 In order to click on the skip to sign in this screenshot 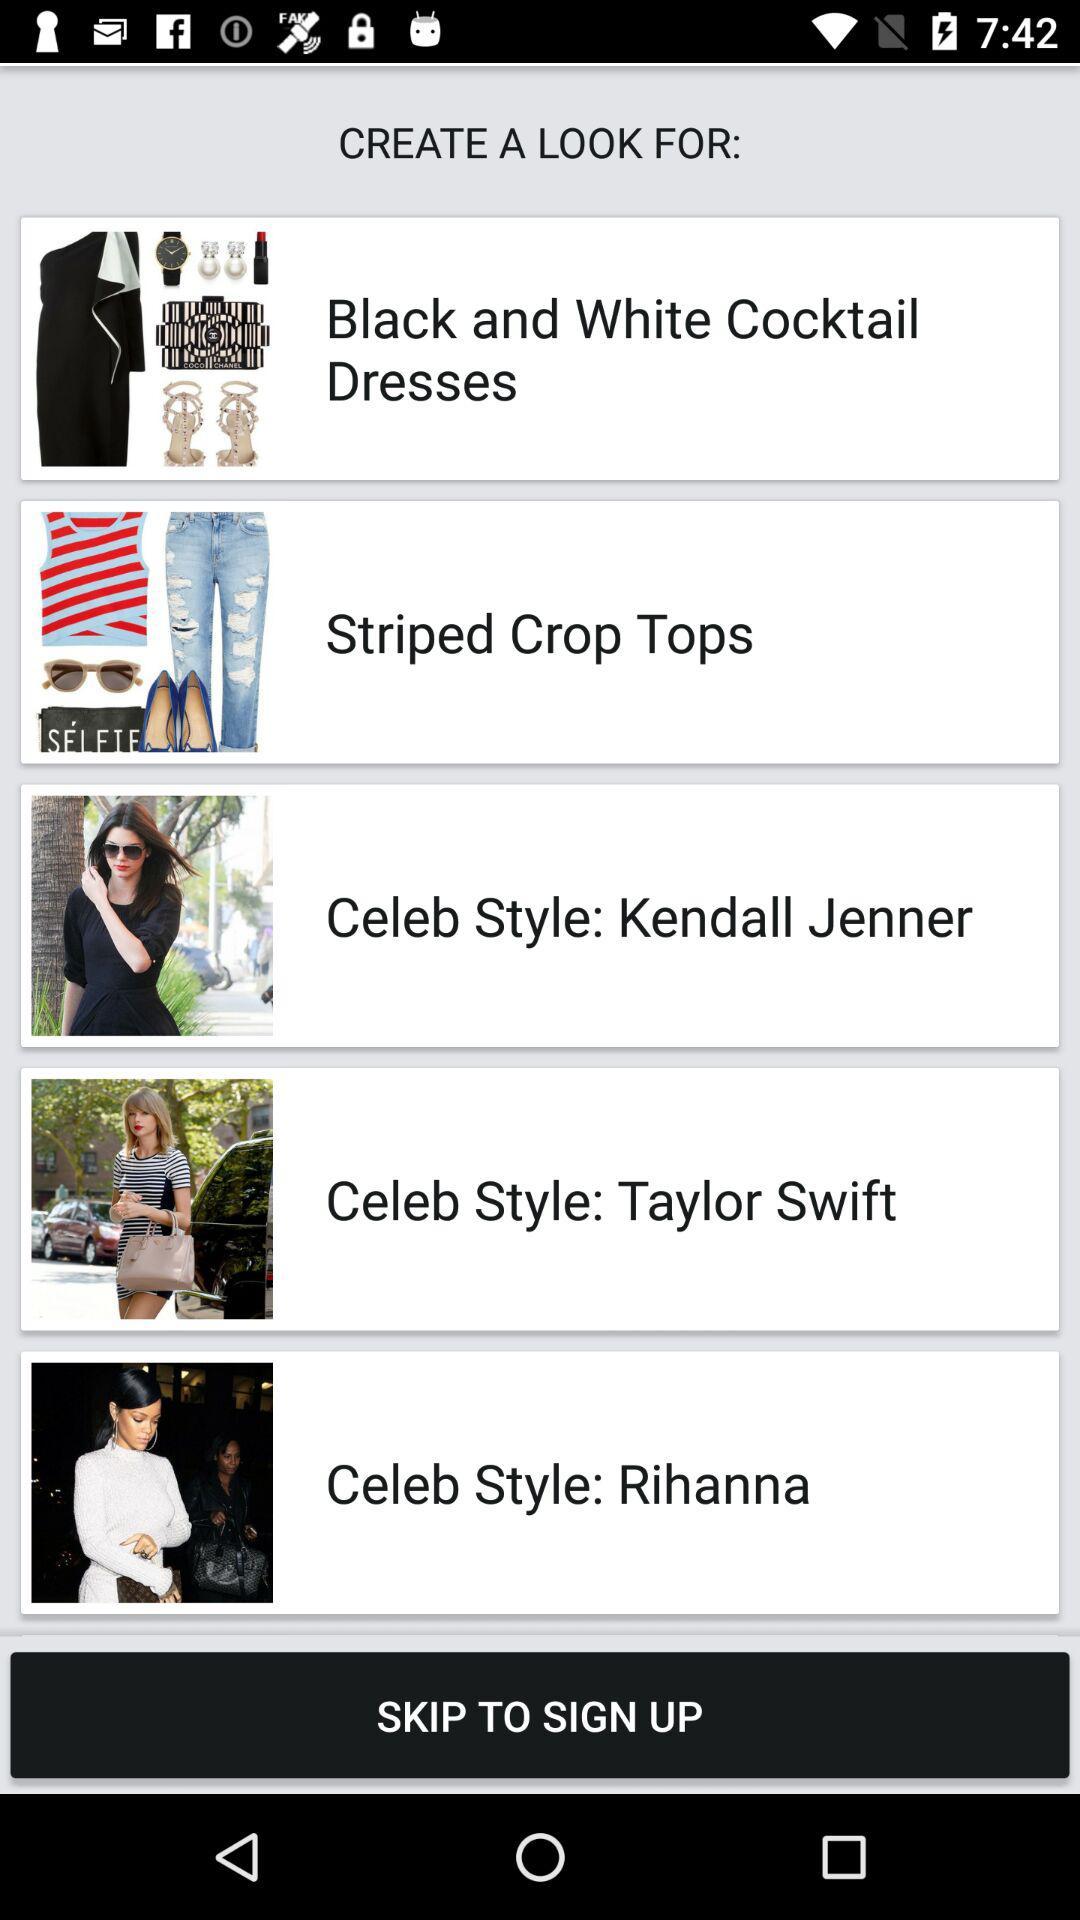, I will do `click(540, 1714)`.